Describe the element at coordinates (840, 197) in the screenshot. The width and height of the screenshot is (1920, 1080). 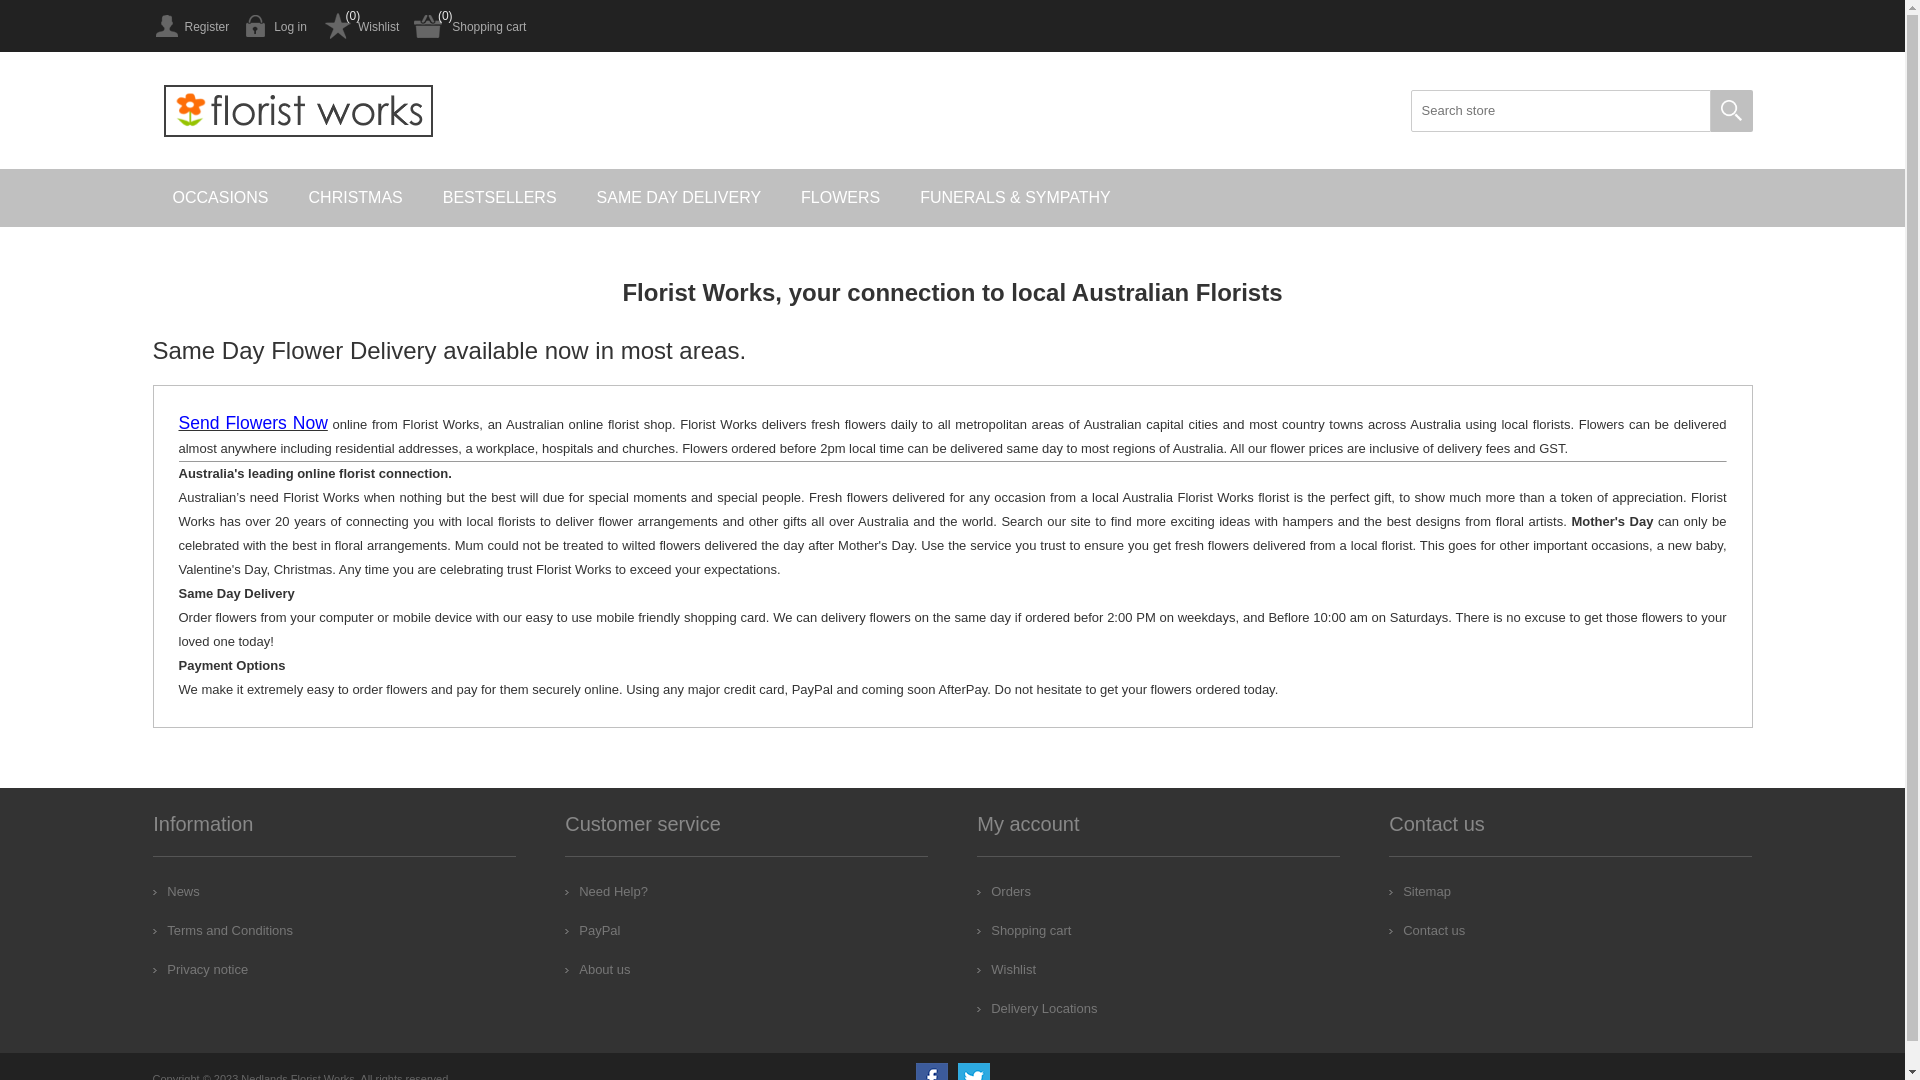
I see `'FLOWERS'` at that location.